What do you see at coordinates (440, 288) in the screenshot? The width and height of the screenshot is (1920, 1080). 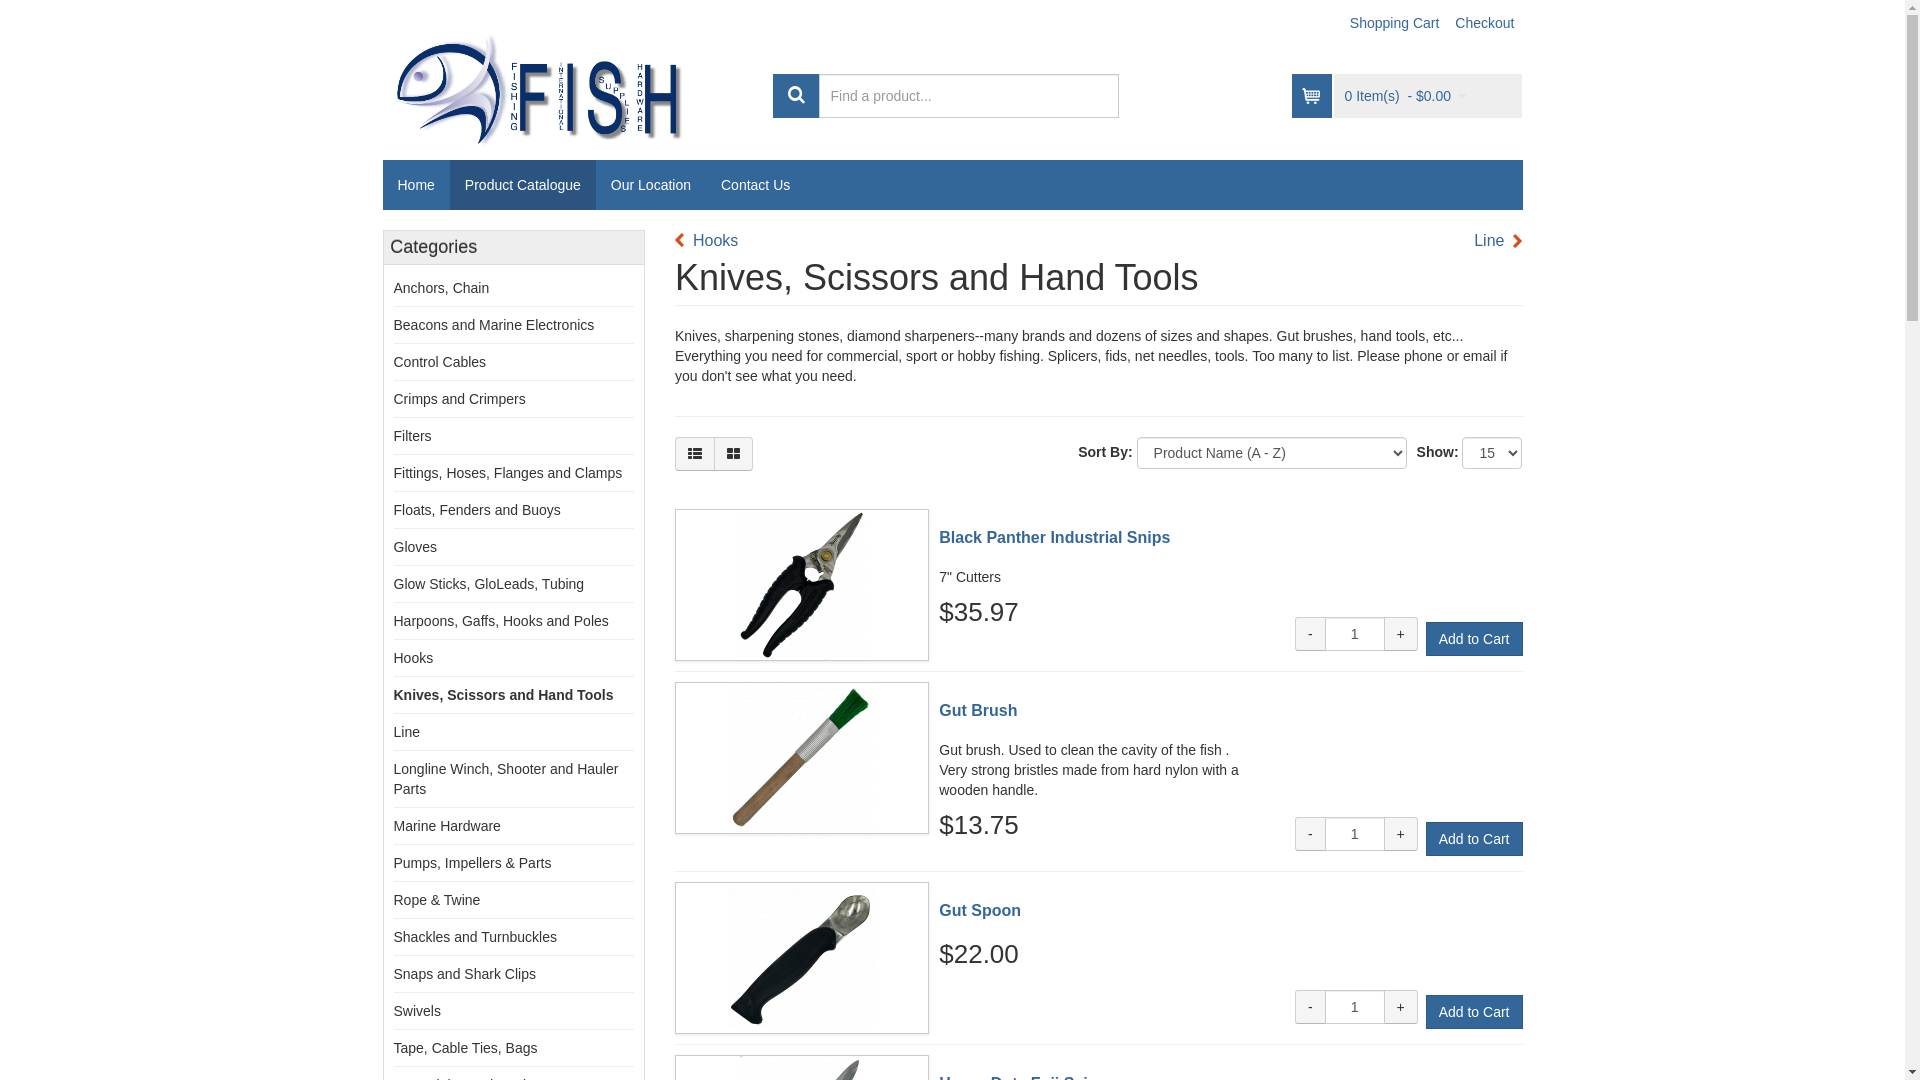 I see `'Anchors, Chain'` at bounding box center [440, 288].